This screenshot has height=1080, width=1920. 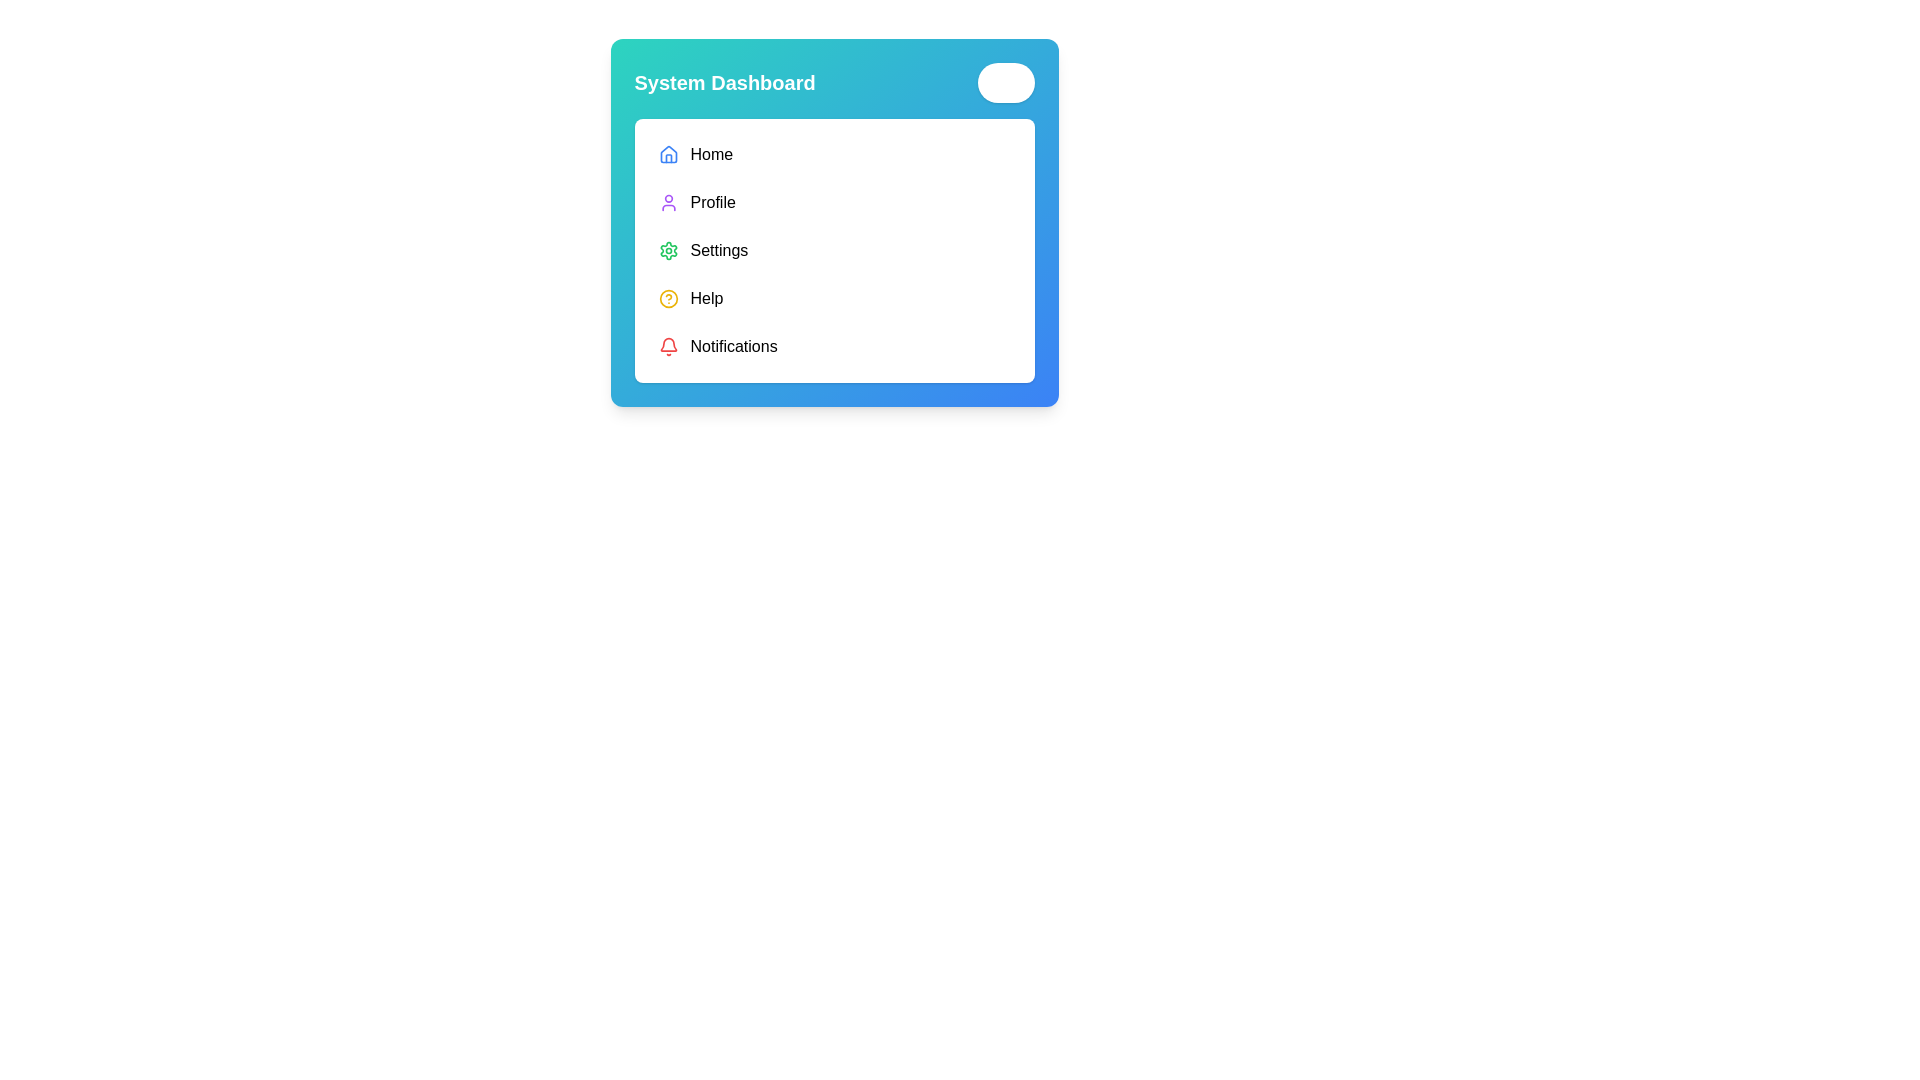 I want to click on the 'Settings' menu item in the vertical list, so click(x=834, y=249).